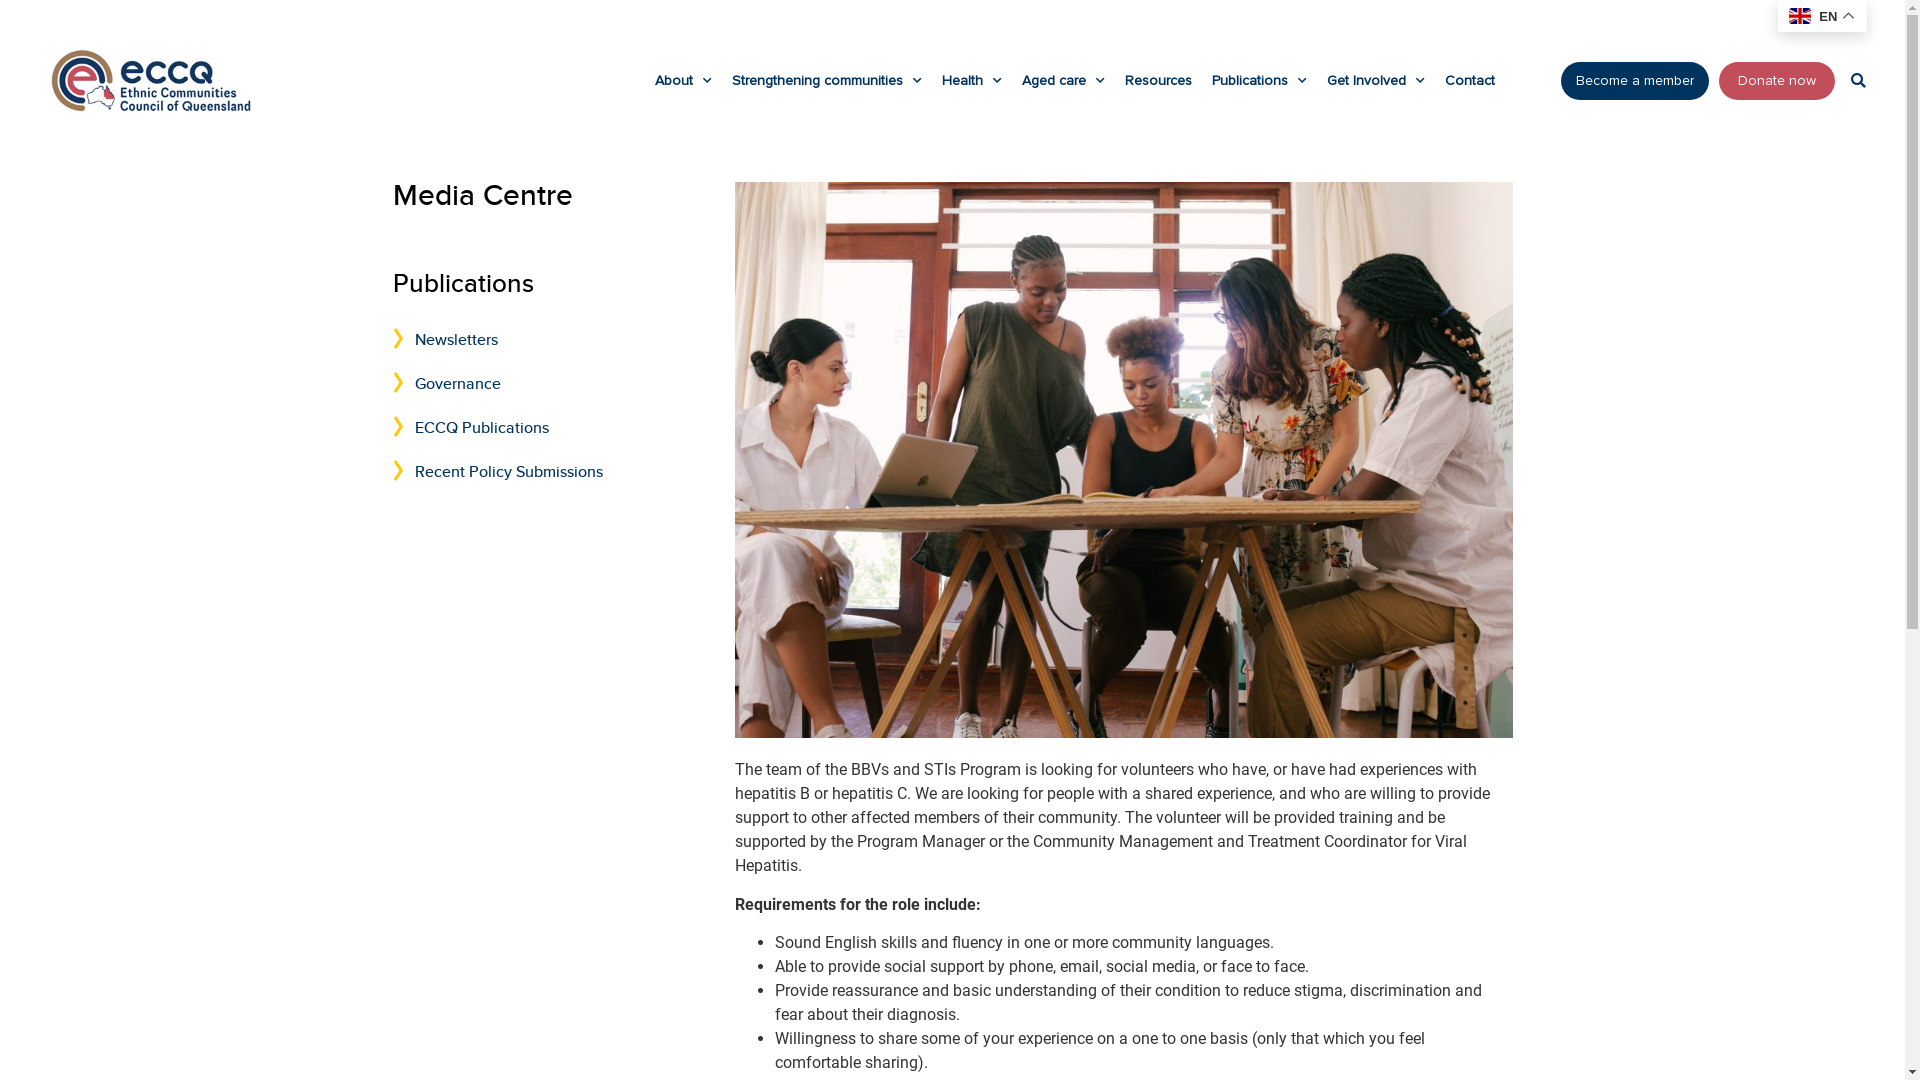 This screenshot has height=1080, width=1920. Describe the element at coordinates (1375, 80) in the screenshot. I see `'Get Involved'` at that location.